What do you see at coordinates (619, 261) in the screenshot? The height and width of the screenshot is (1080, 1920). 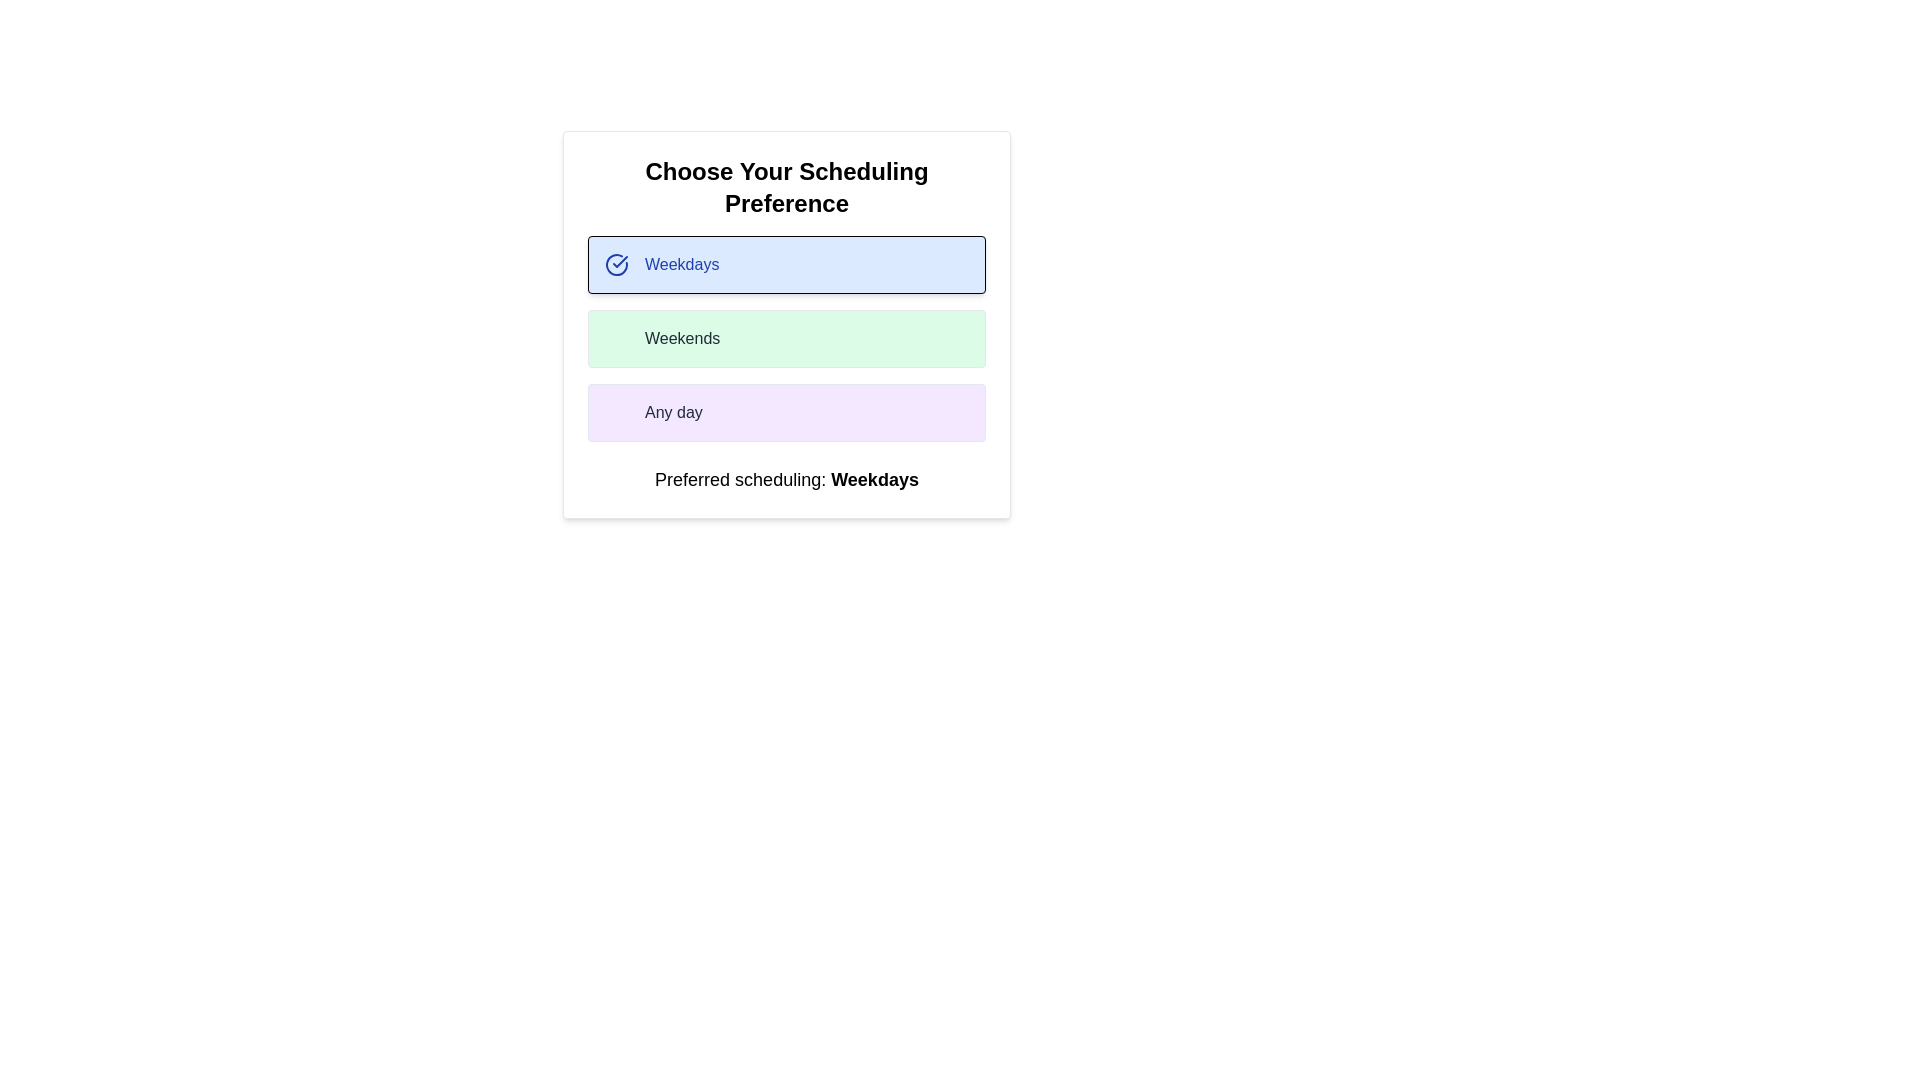 I see `the checkmark icon styled within a circular context, located to the left of the 'Weekdays' selection option` at bounding box center [619, 261].